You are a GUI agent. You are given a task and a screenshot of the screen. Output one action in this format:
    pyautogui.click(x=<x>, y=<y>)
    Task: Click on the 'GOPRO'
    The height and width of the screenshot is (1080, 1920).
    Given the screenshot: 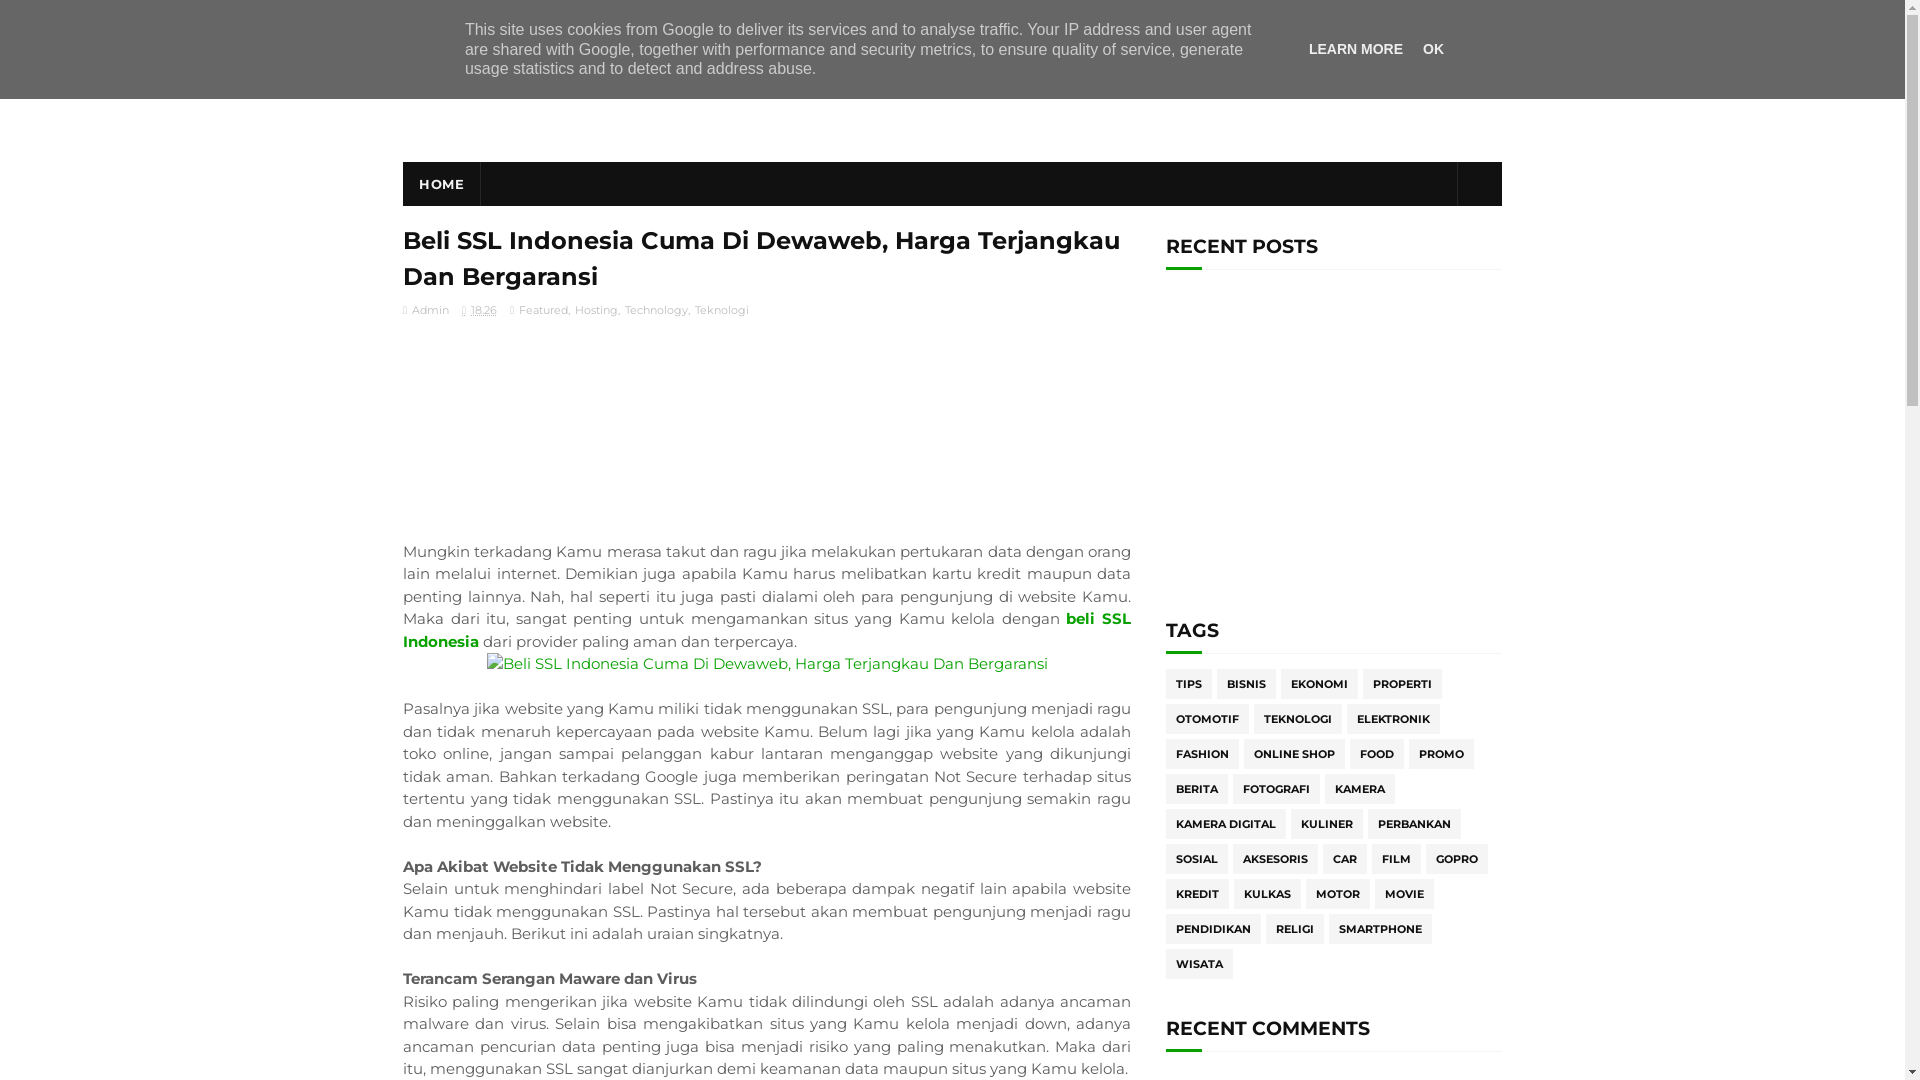 What is the action you would take?
    pyautogui.click(x=1457, y=858)
    